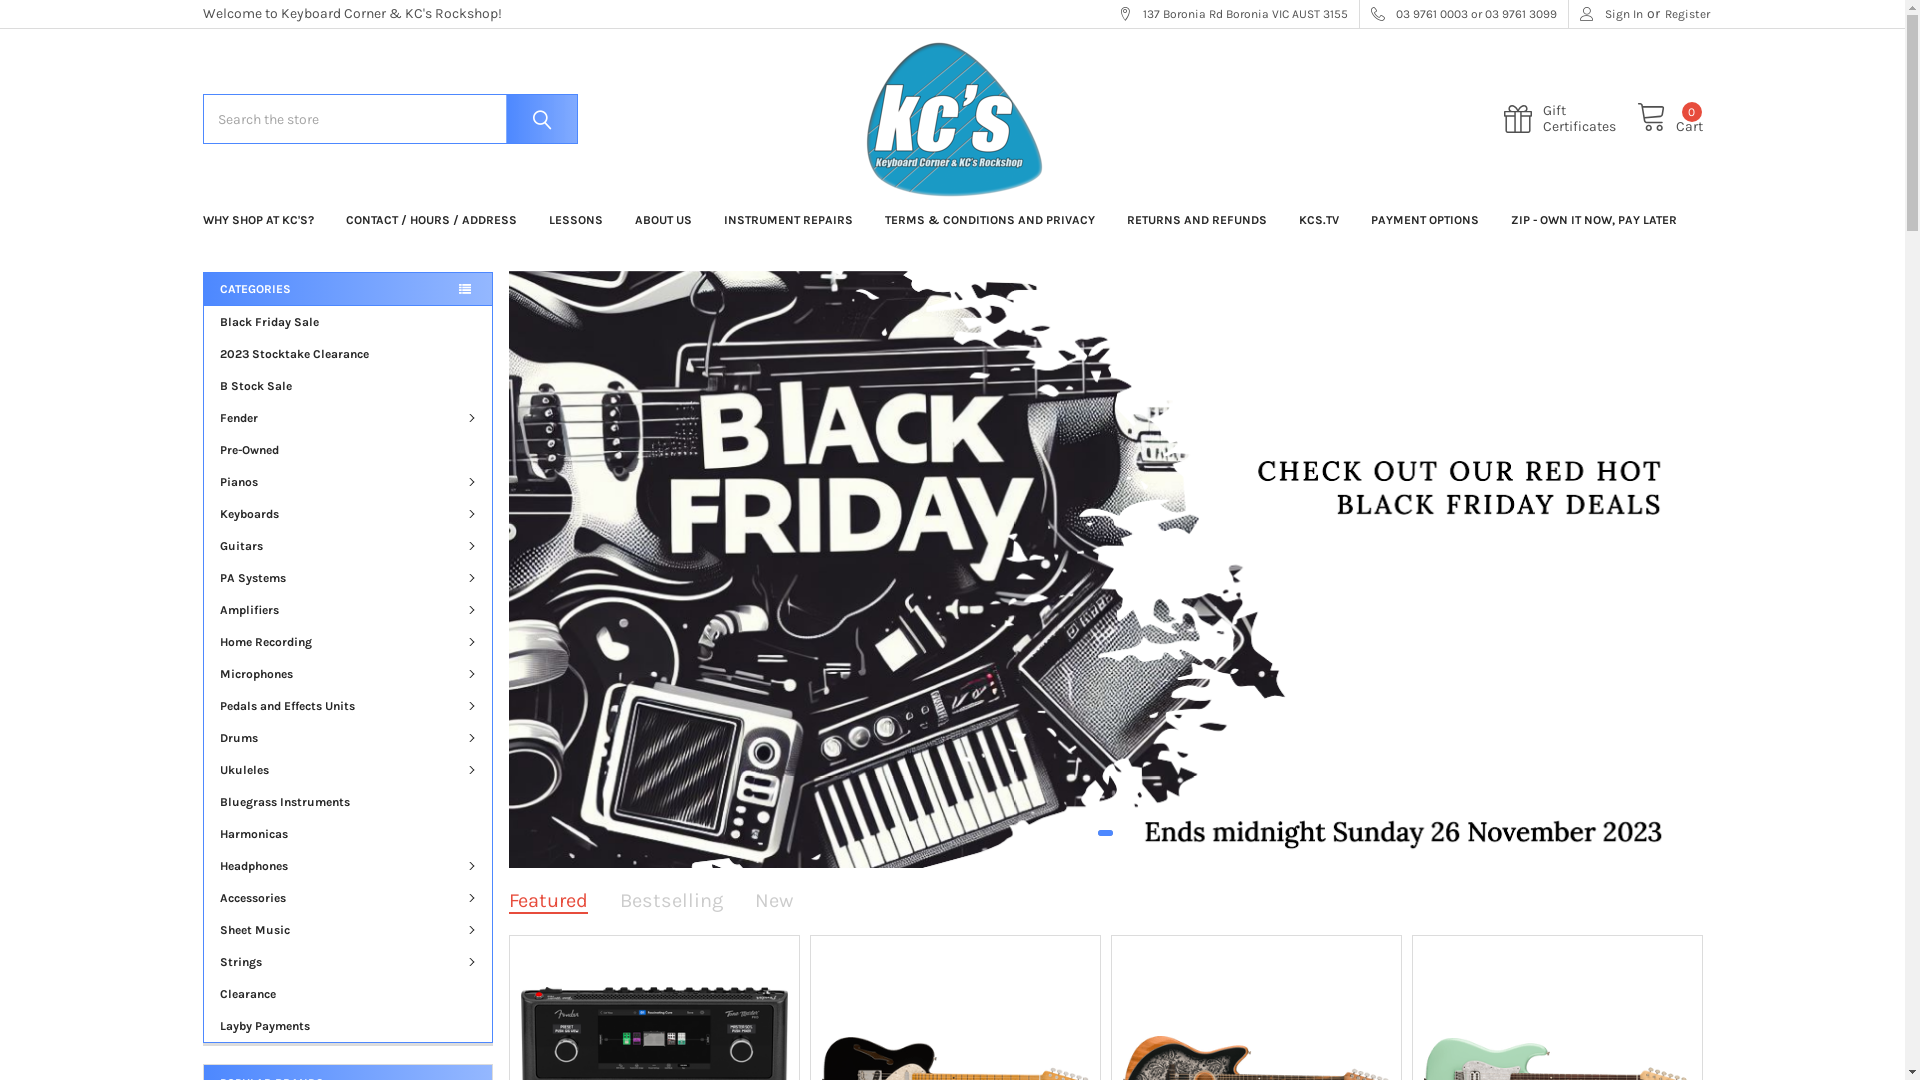 Image resolution: width=1920 pixels, height=1080 pixels. What do you see at coordinates (574, 219) in the screenshot?
I see `'LESSONS'` at bounding box center [574, 219].